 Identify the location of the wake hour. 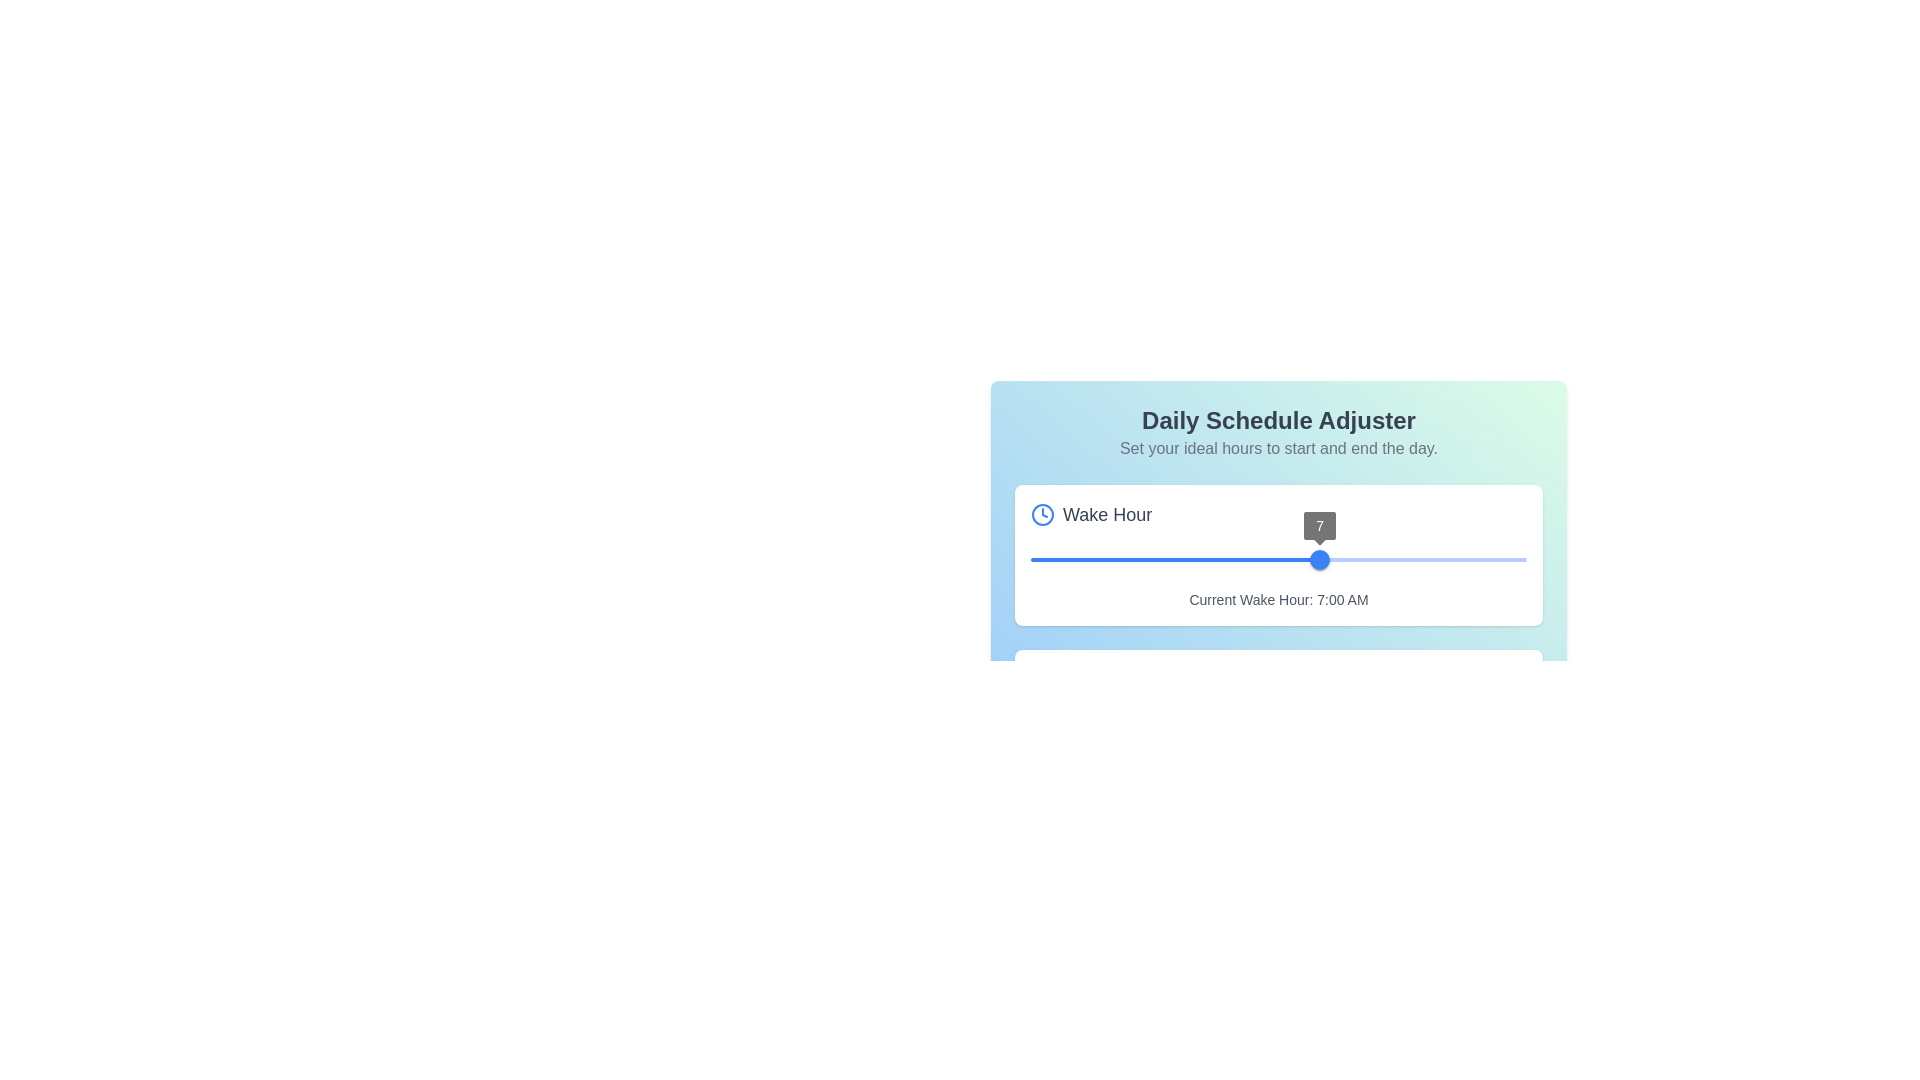
(1236, 725).